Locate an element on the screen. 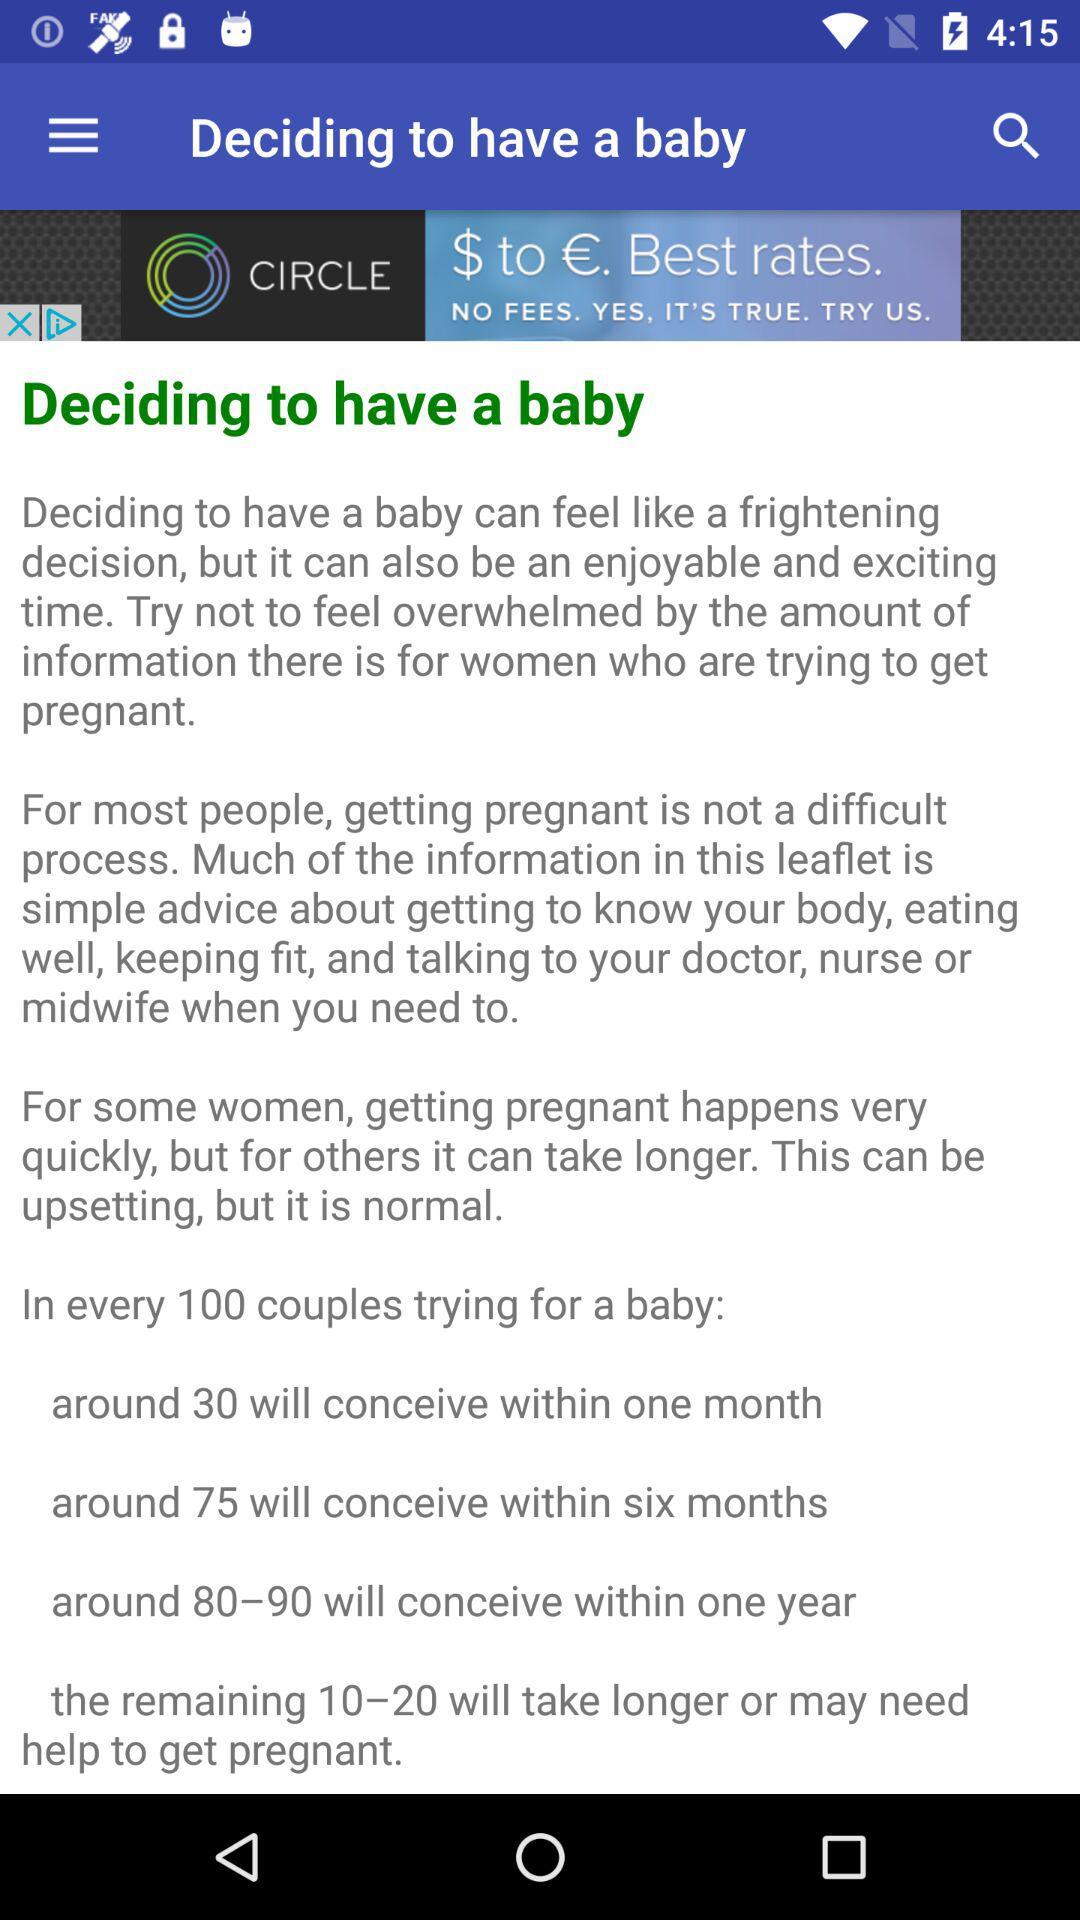  circle is located at coordinates (540, 274).